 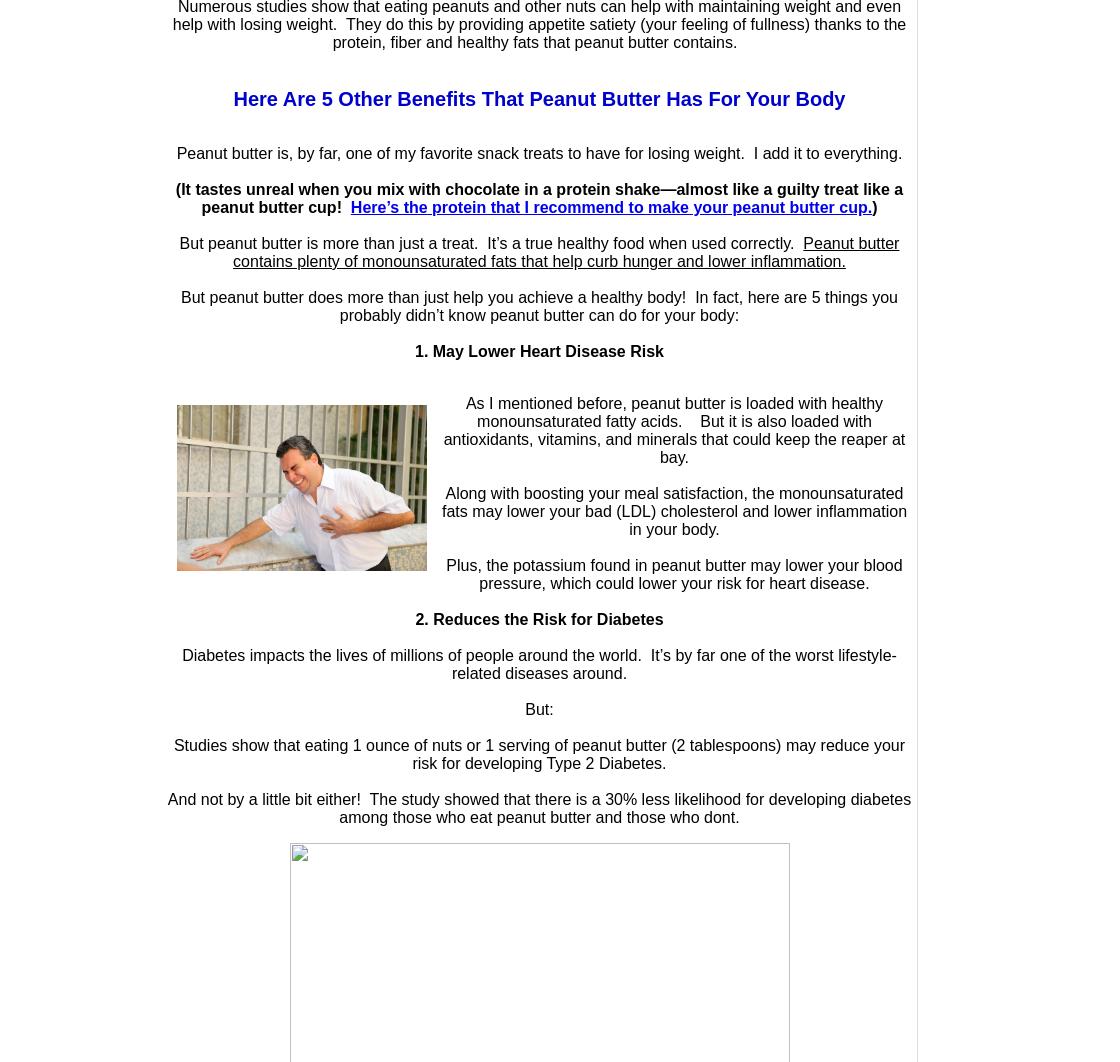 I want to click on ')', so click(x=874, y=207).